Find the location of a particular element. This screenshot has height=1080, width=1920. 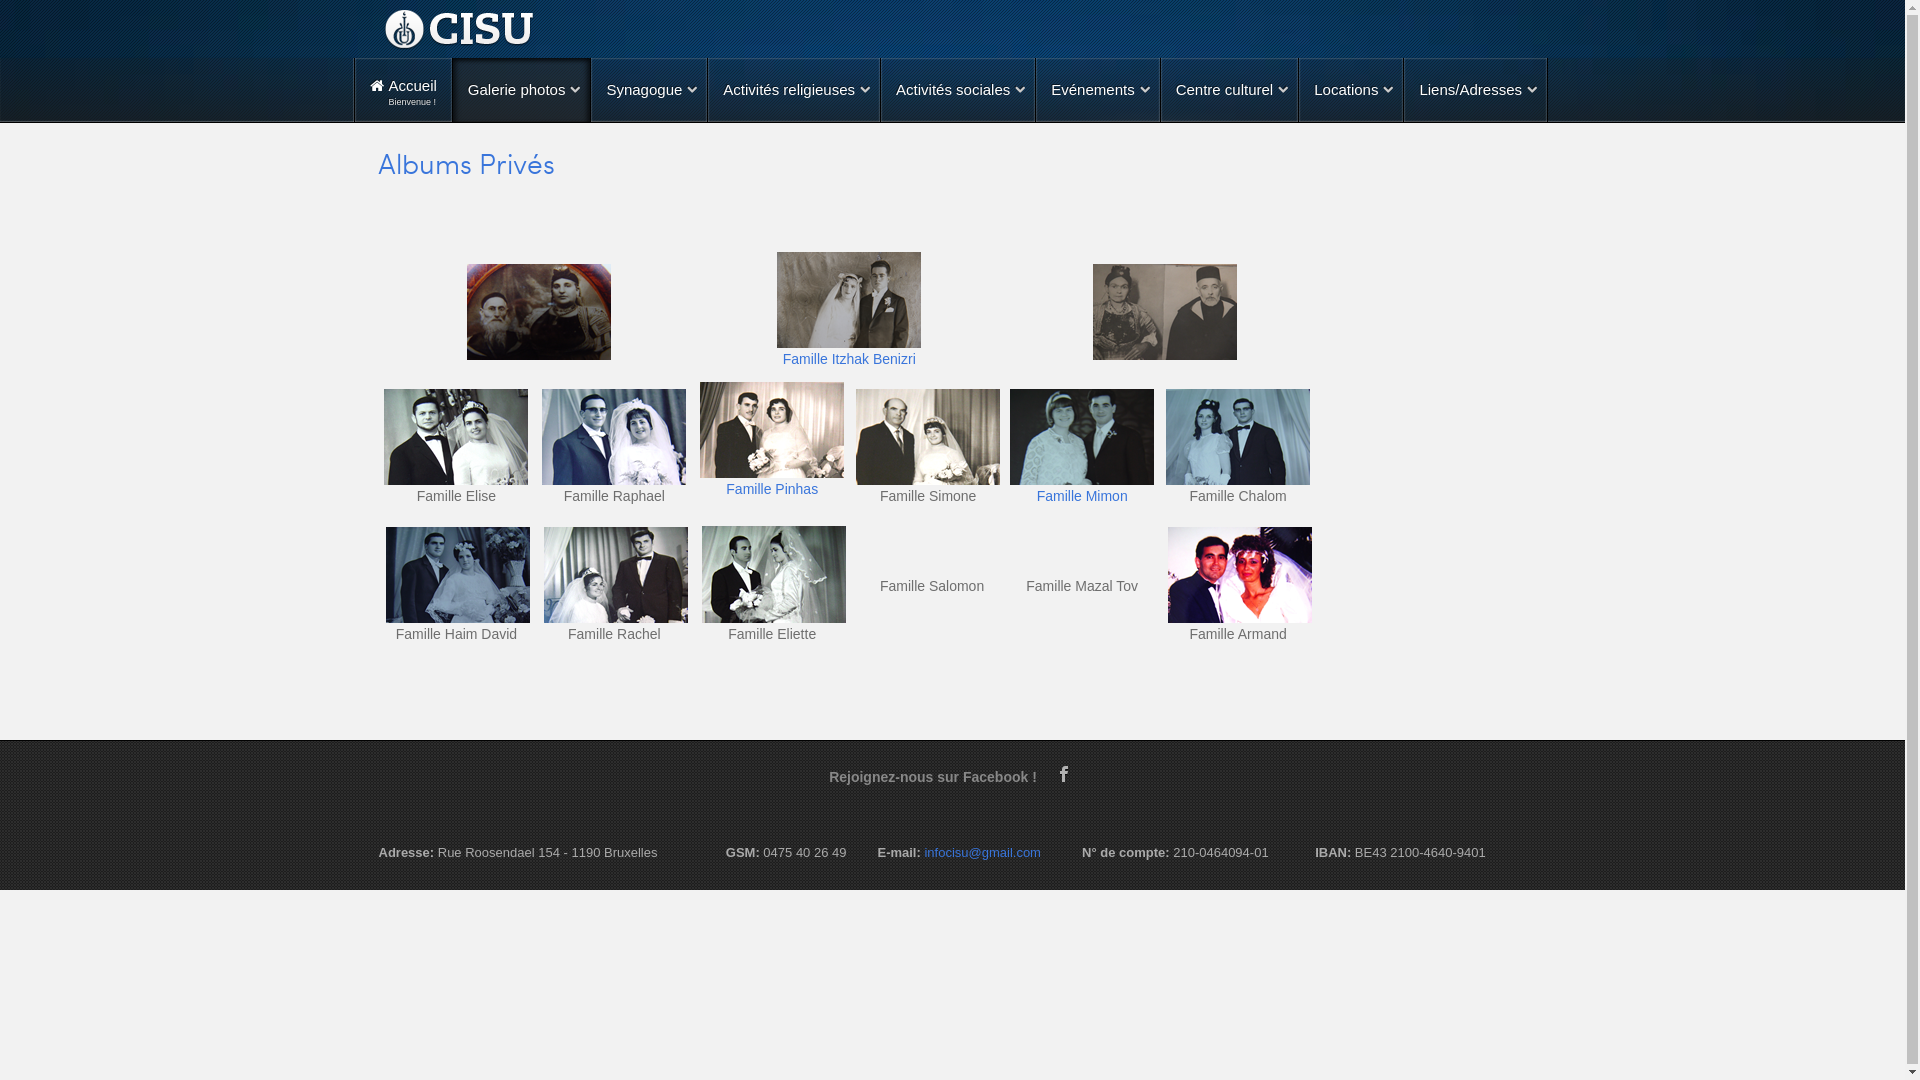

'Famille Mimon' is located at coordinates (1081, 495).